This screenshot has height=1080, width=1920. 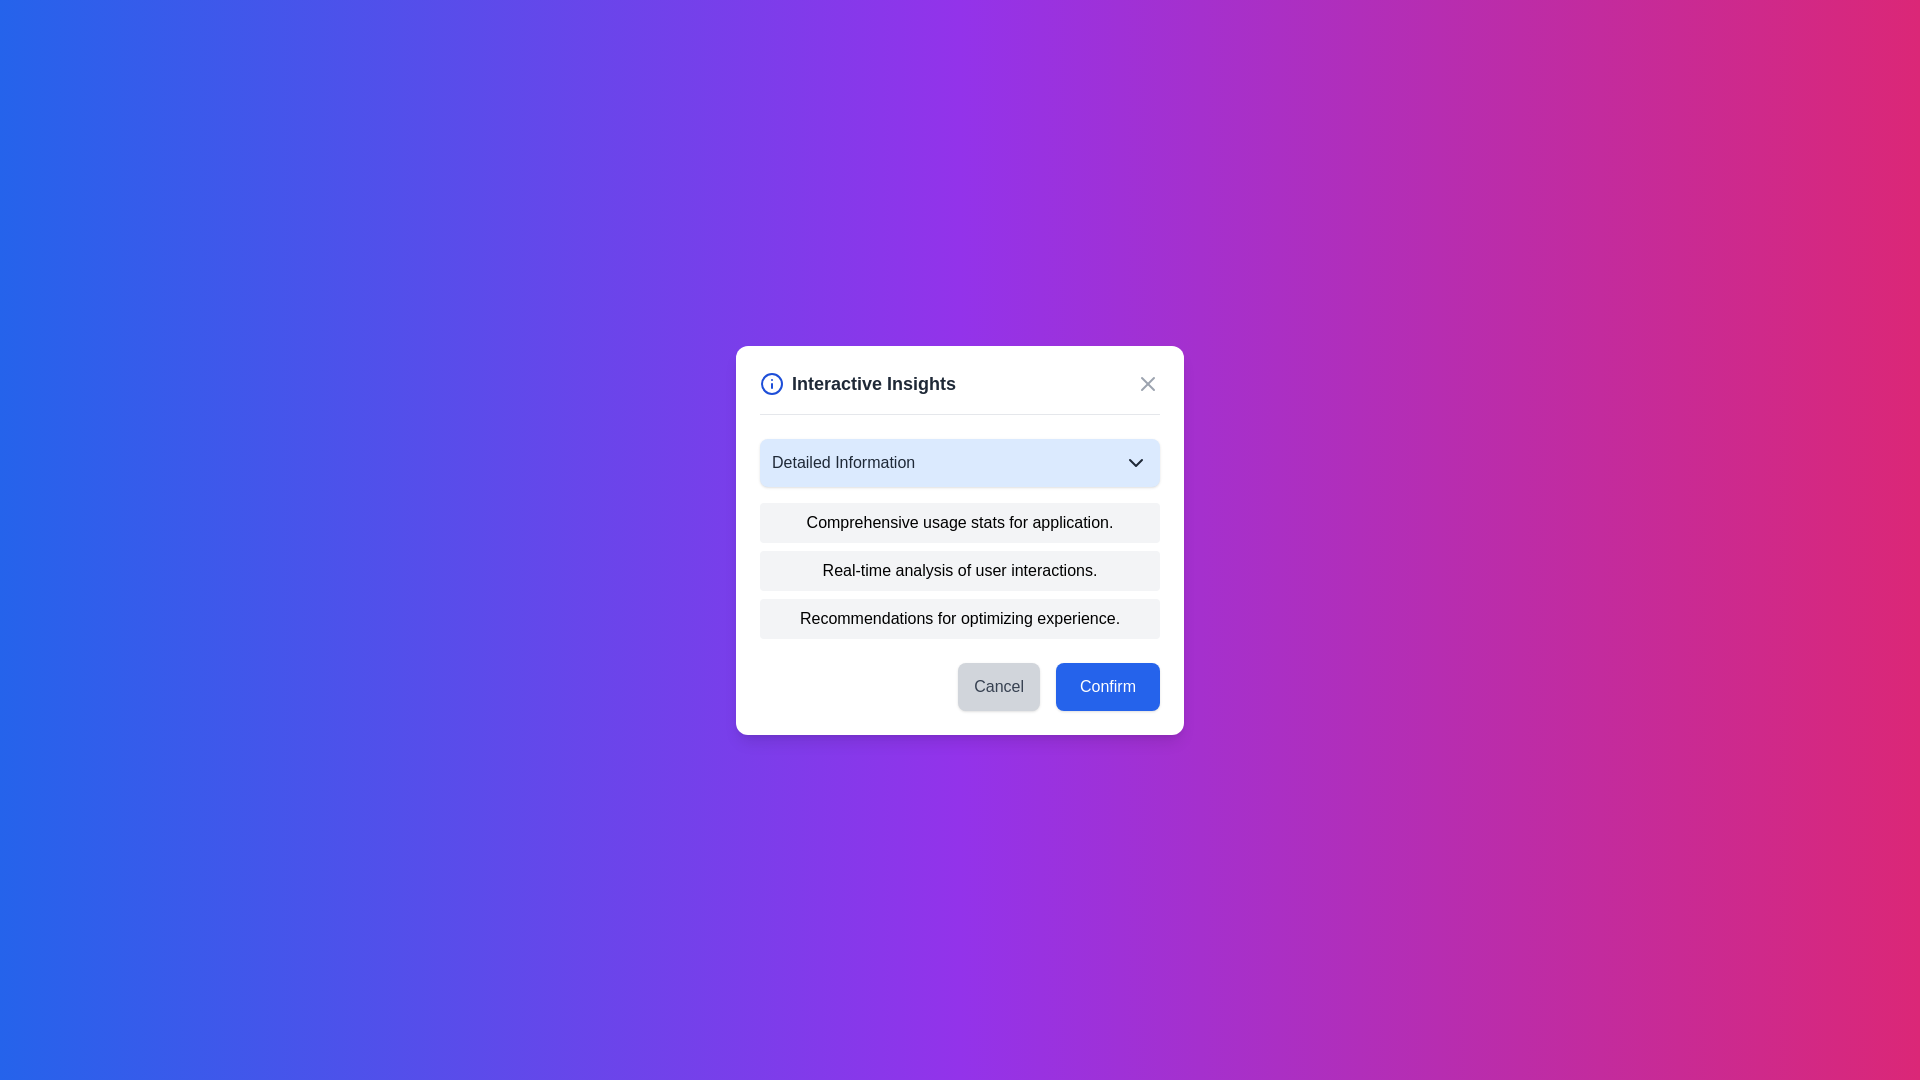 What do you see at coordinates (771, 383) in the screenshot?
I see `the circular SVG element located at the top-left corner of the dialog box, which is part of an icon structure` at bounding box center [771, 383].